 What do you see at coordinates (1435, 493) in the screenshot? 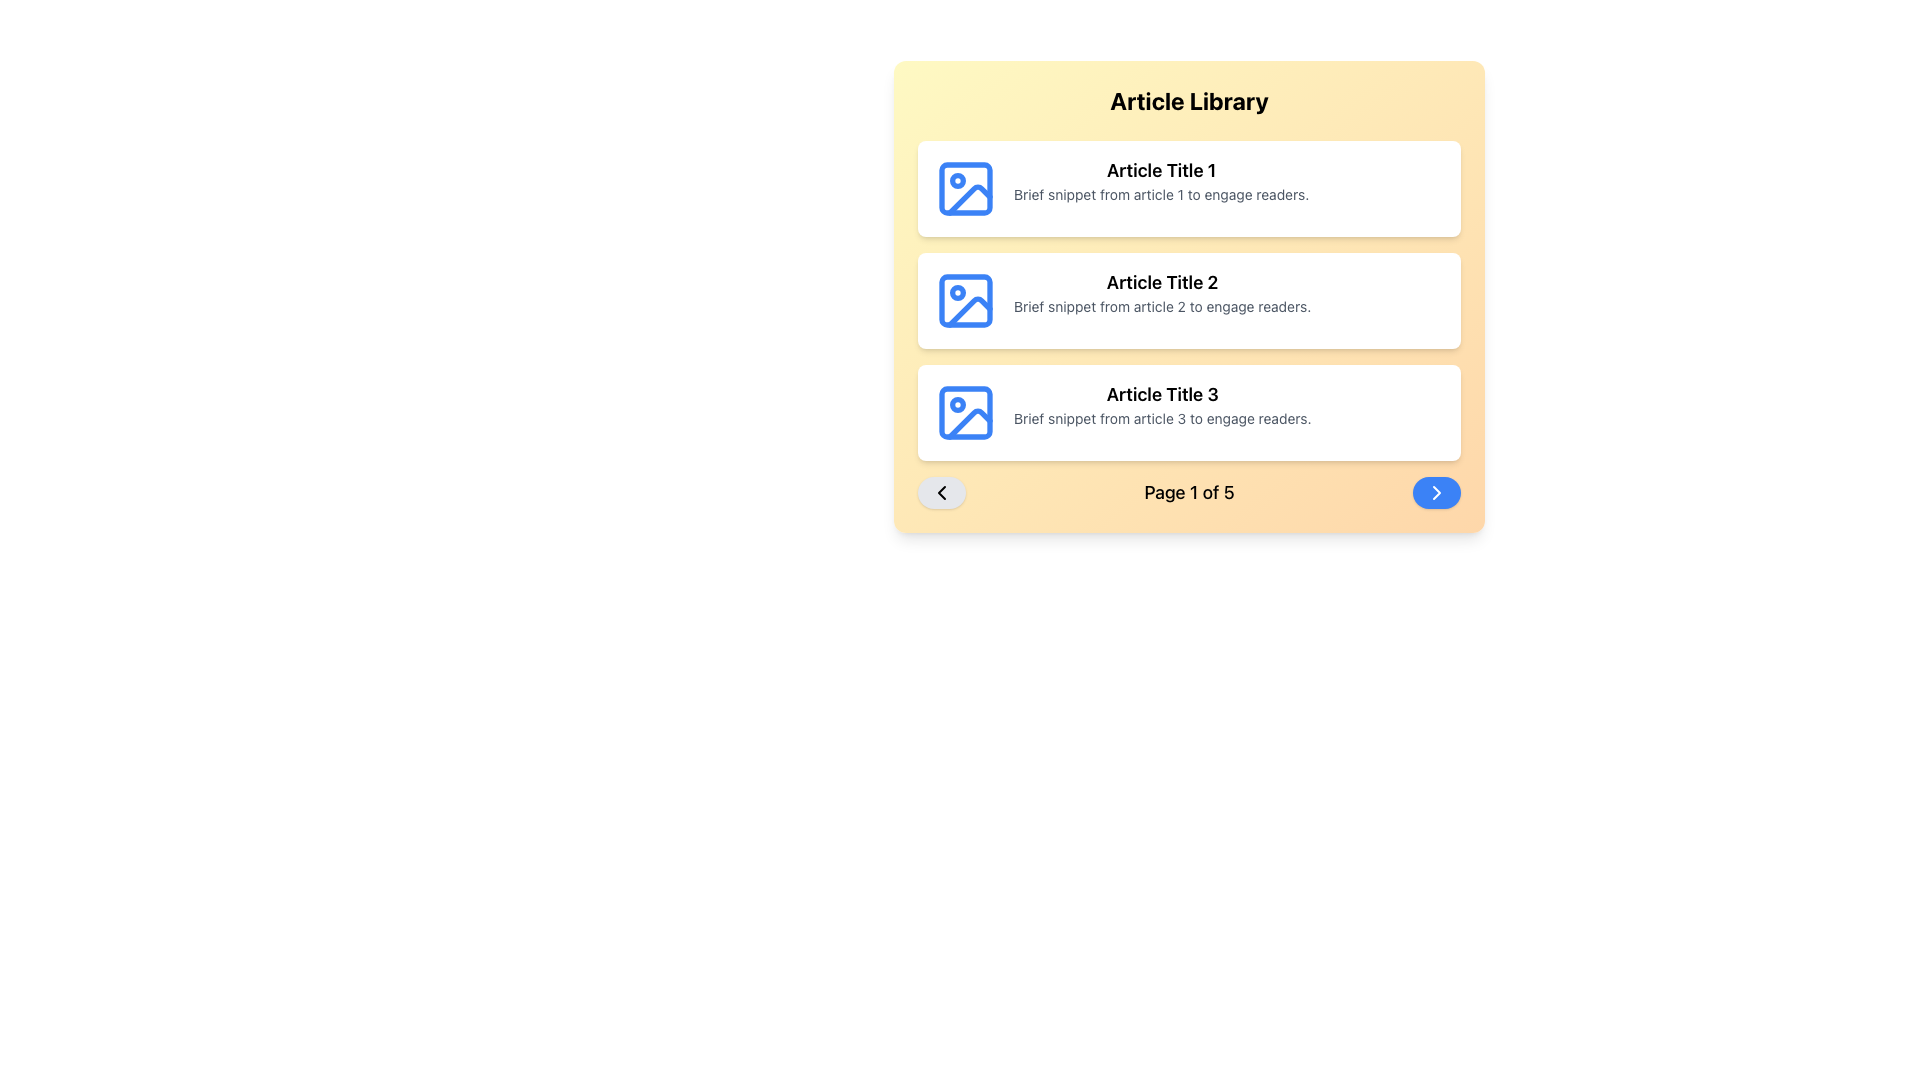
I see `the right-facing arrow icon within the circular blue button at the bottom-right corner of the 'Article Library' panel` at bounding box center [1435, 493].